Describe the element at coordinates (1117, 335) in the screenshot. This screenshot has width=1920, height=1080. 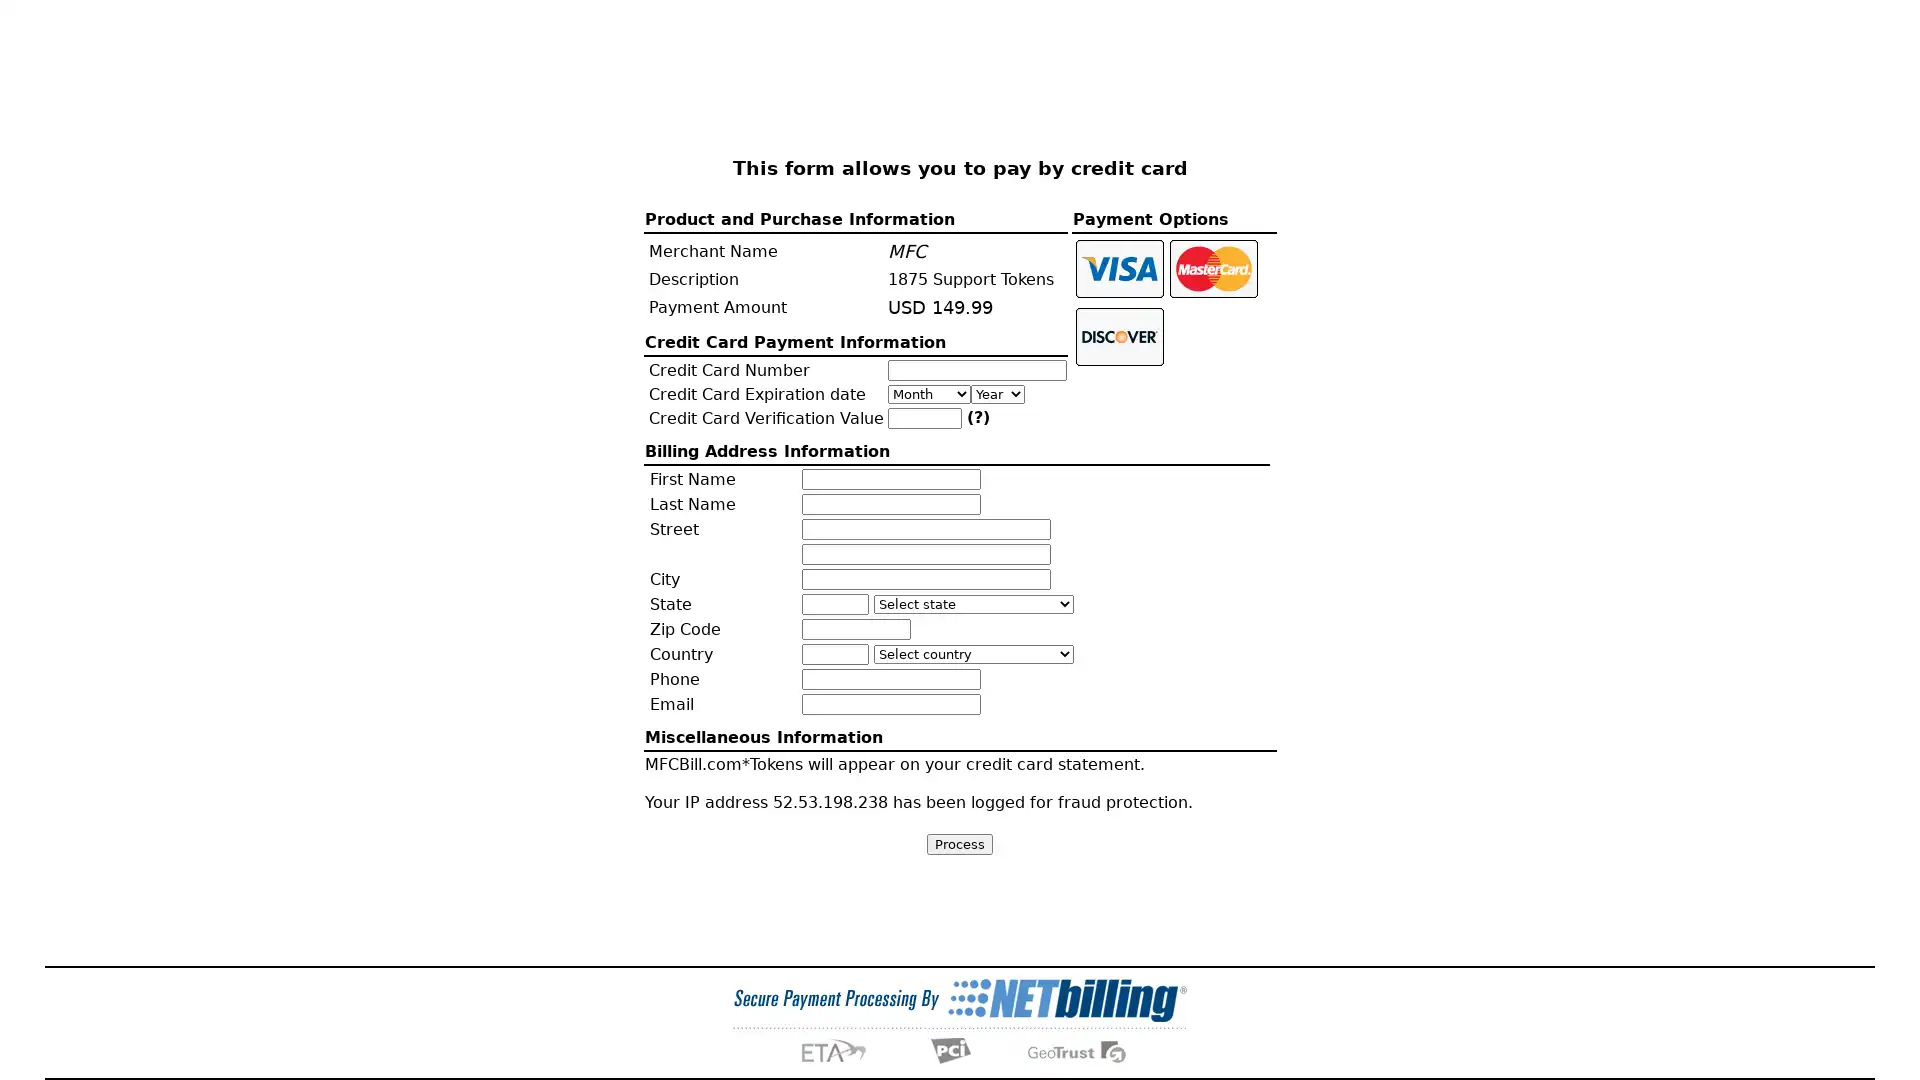
I see `Click to pay with Discover card` at that location.